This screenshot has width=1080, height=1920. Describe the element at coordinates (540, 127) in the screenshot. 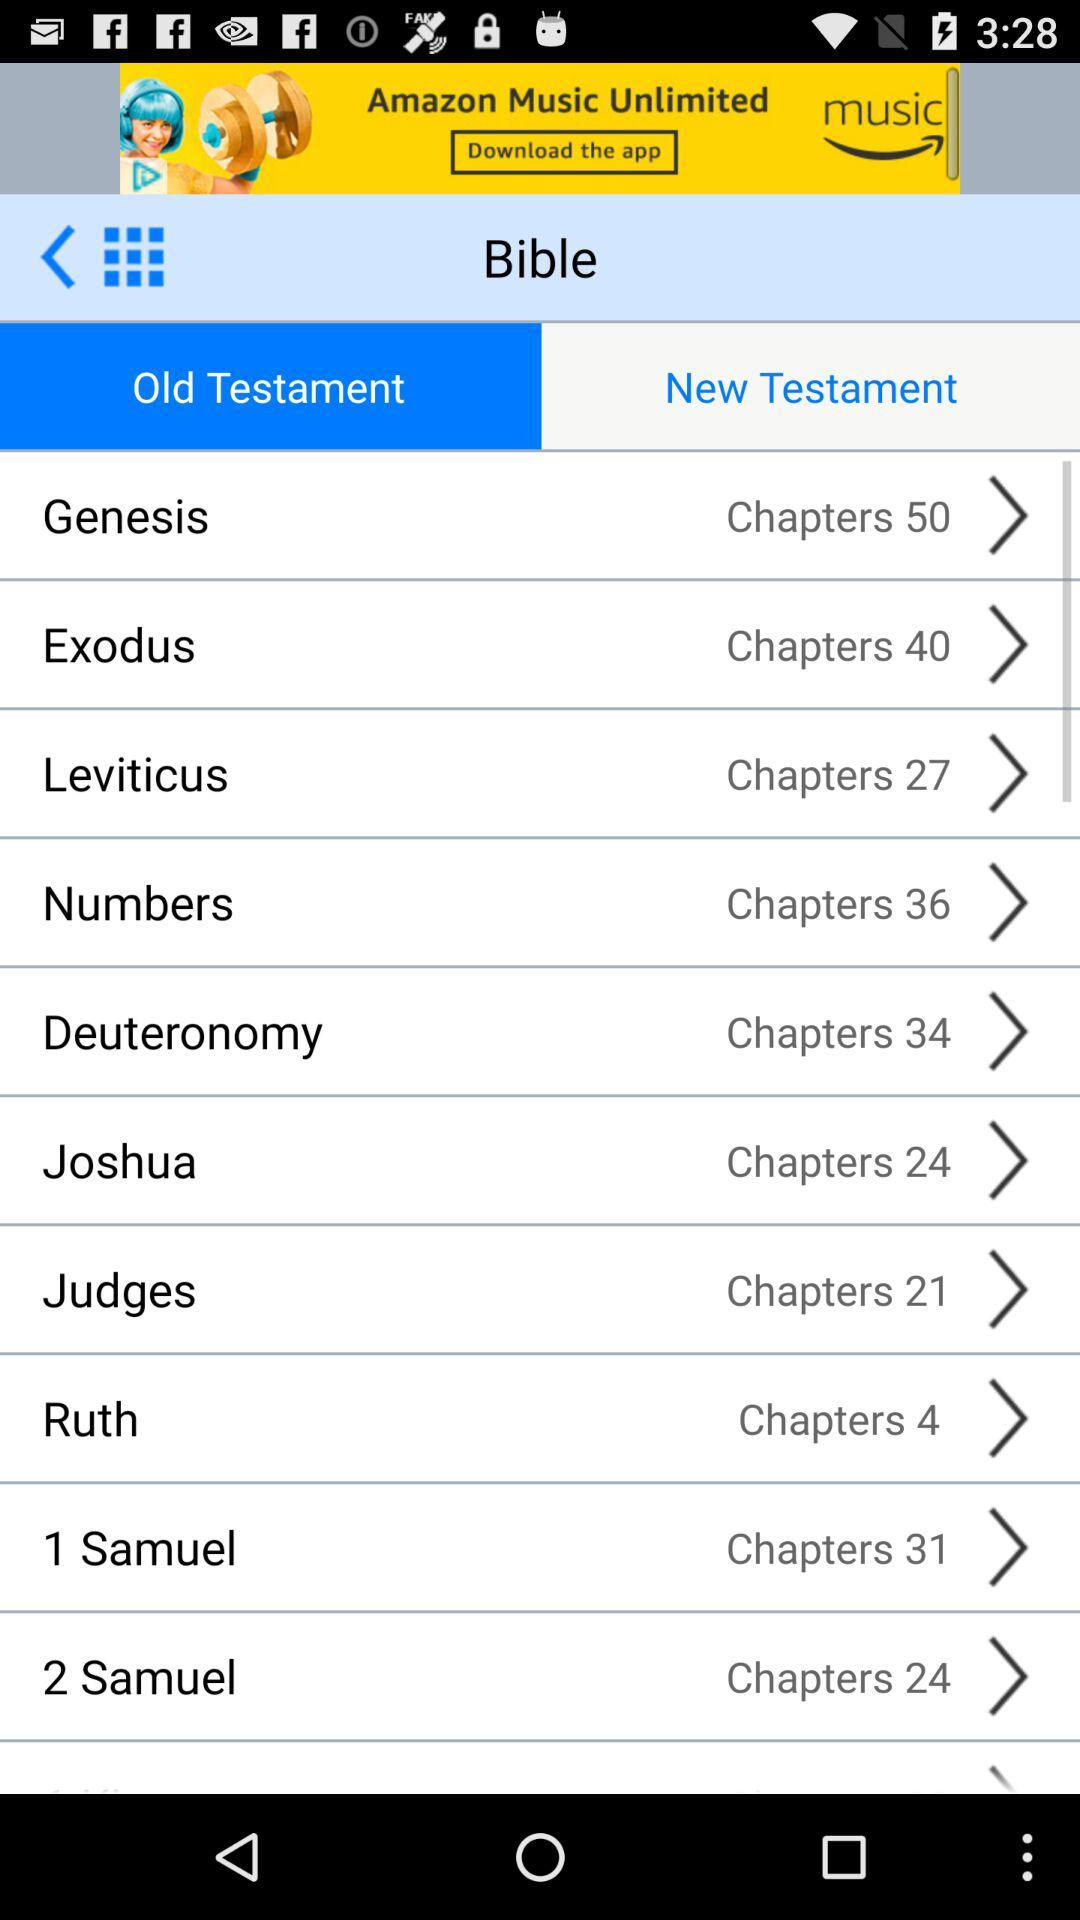

I see `advertisement` at that location.